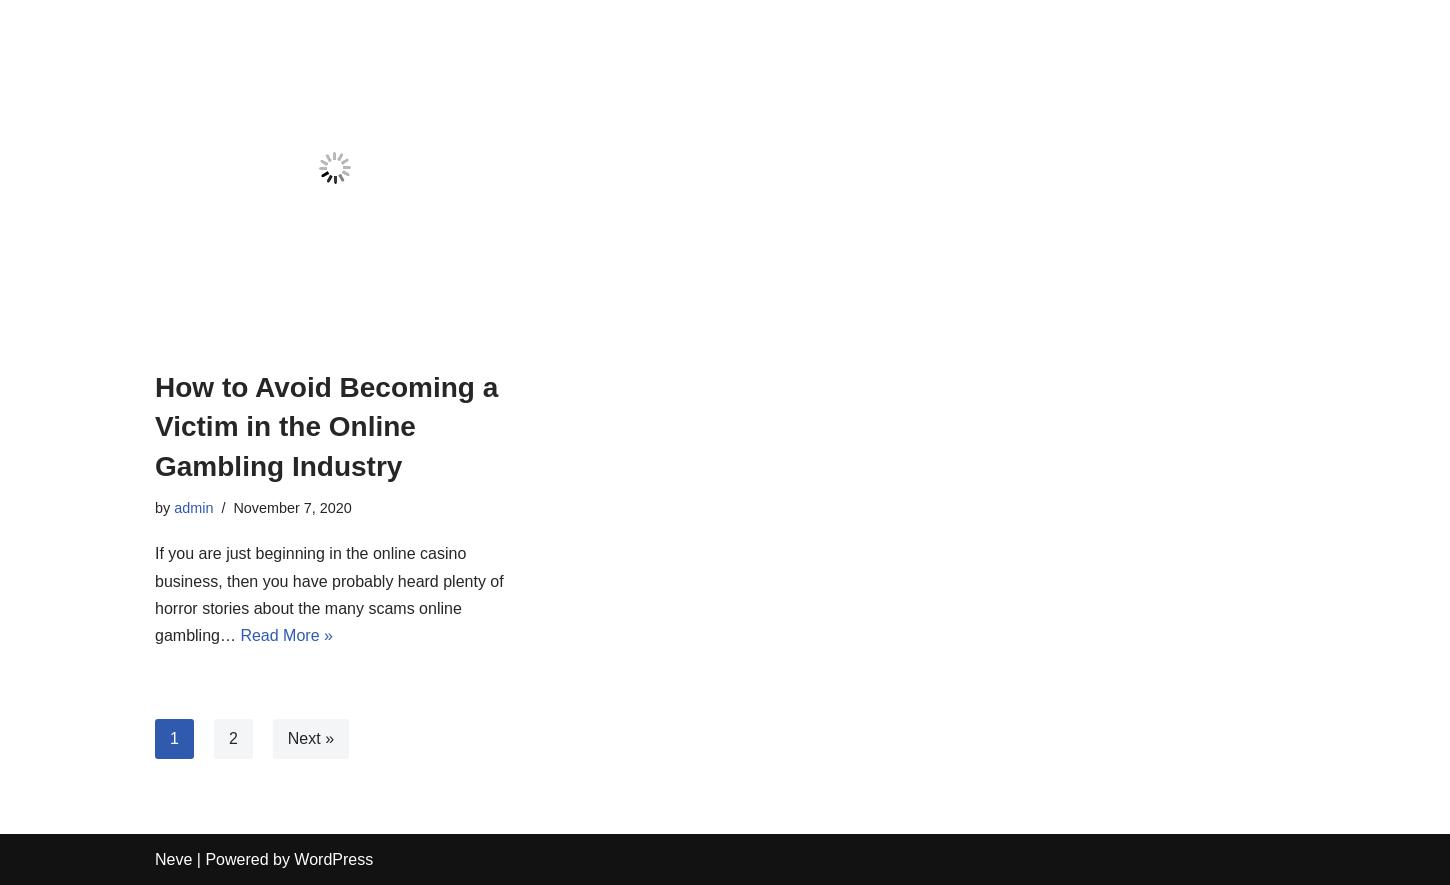 This screenshot has height=885, width=1450. I want to click on 'November 7, 2020', so click(232, 507).